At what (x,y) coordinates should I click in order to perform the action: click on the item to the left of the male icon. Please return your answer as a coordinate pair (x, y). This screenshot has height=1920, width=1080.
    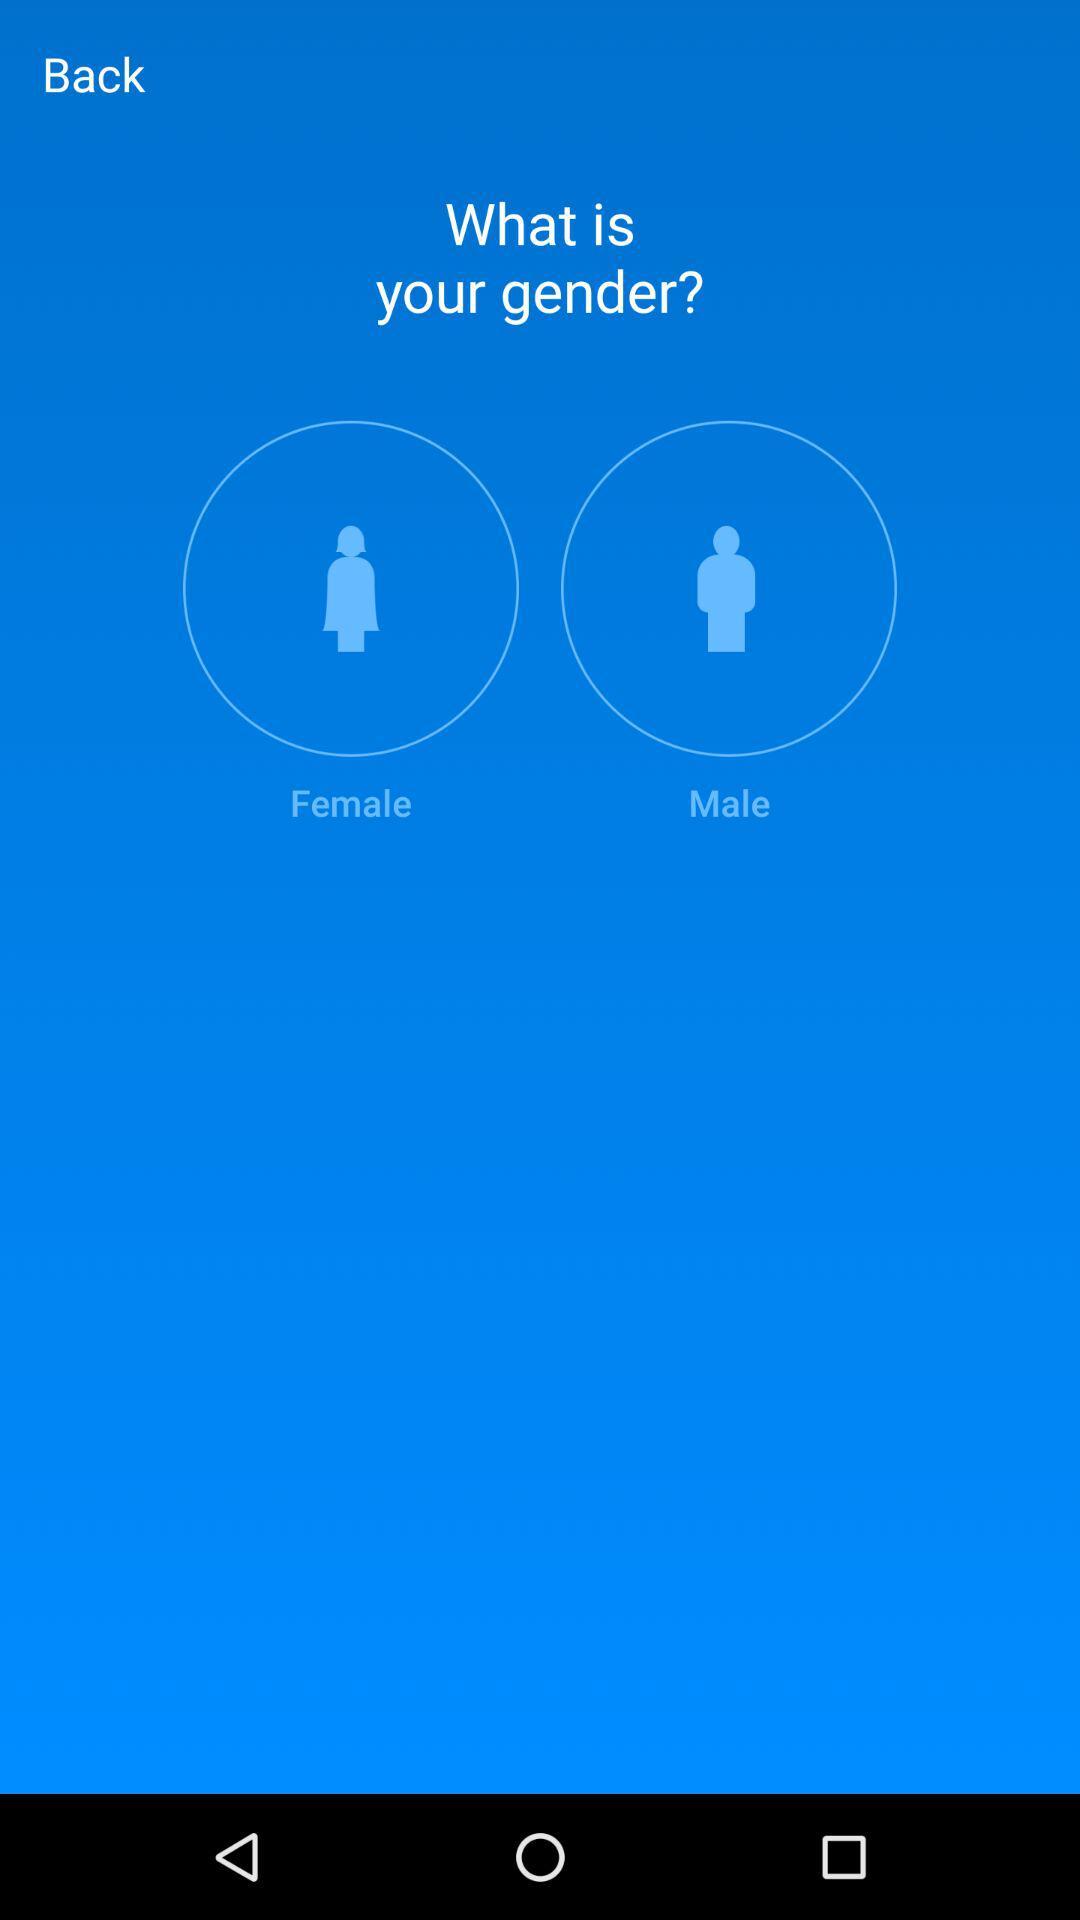
    Looking at the image, I should click on (350, 623).